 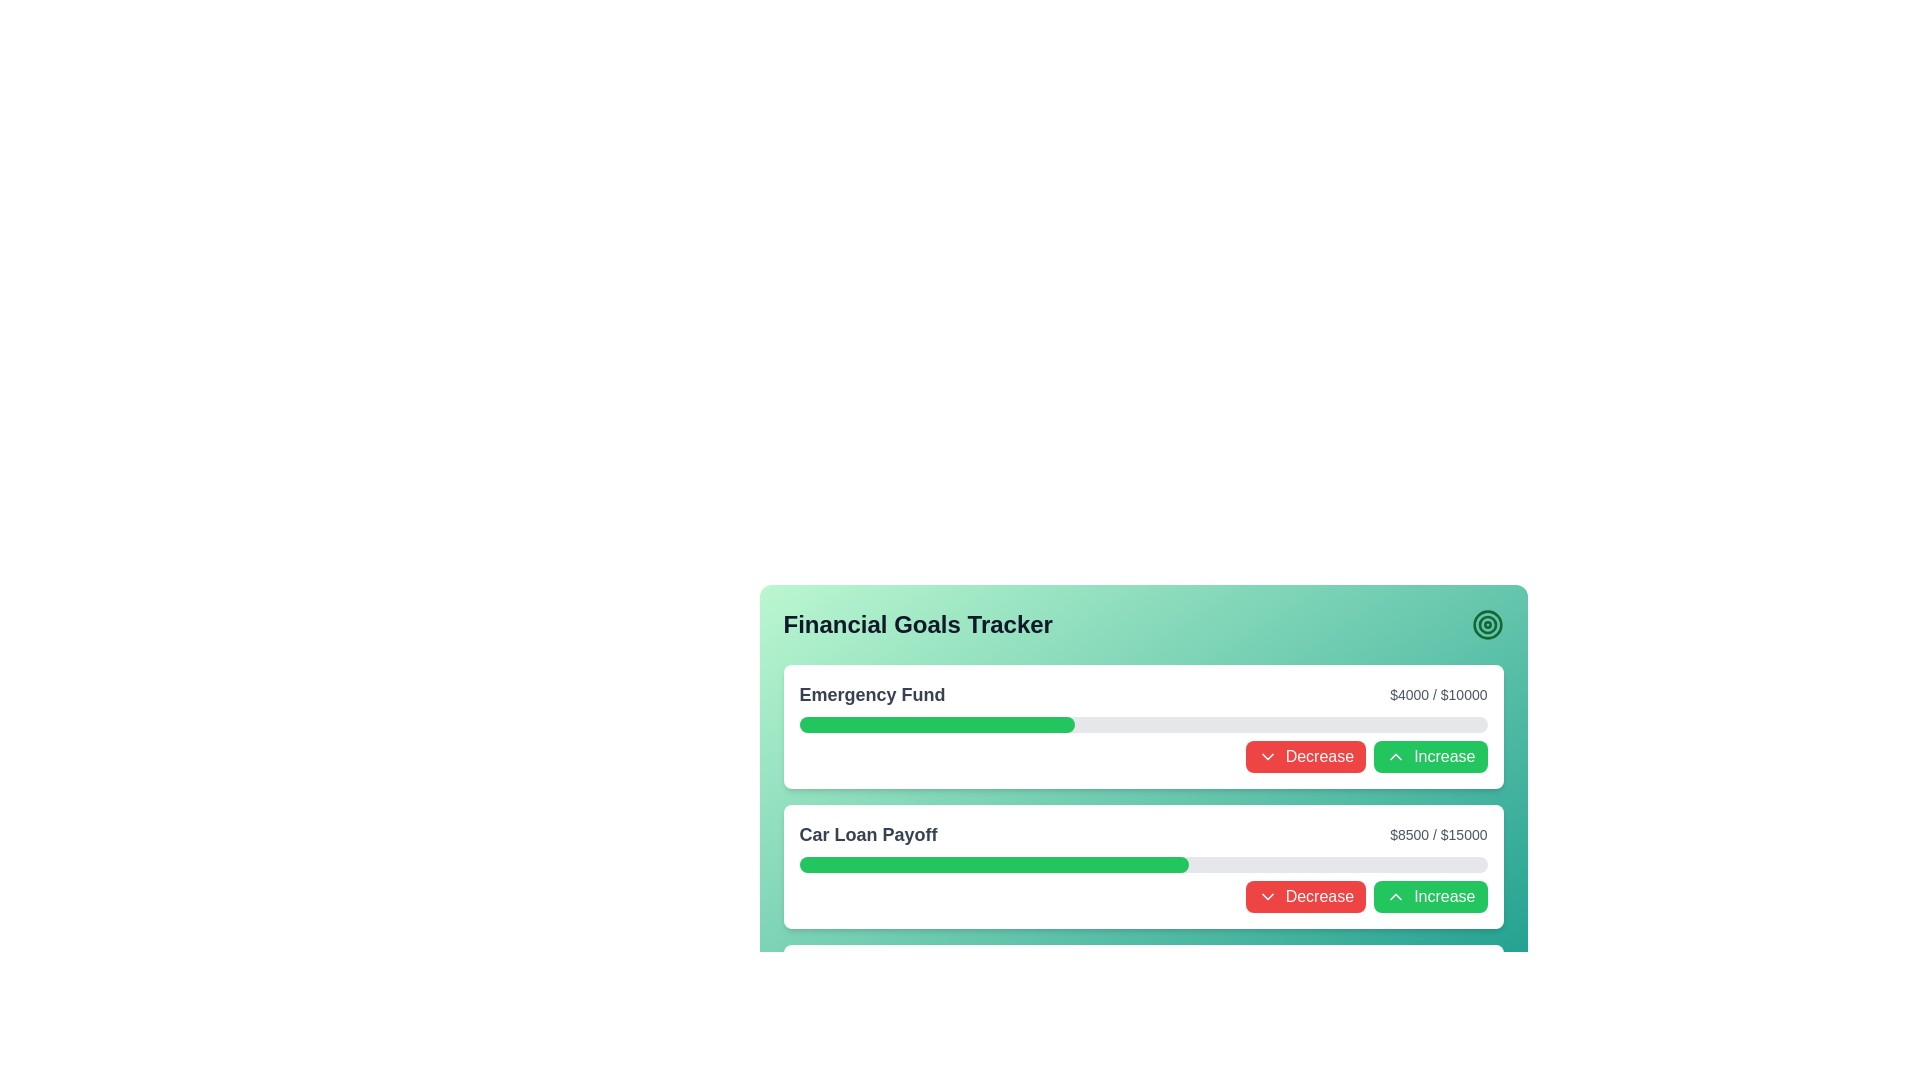 What do you see at coordinates (1143, 725) in the screenshot?
I see `the Progress Bar that visually represents the financial goal labeled as 'Emergency Fund', which is located below the text indicating the goal amount and above the buttons labeled 'Decrease' and 'Increase'` at bounding box center [1143, 725].